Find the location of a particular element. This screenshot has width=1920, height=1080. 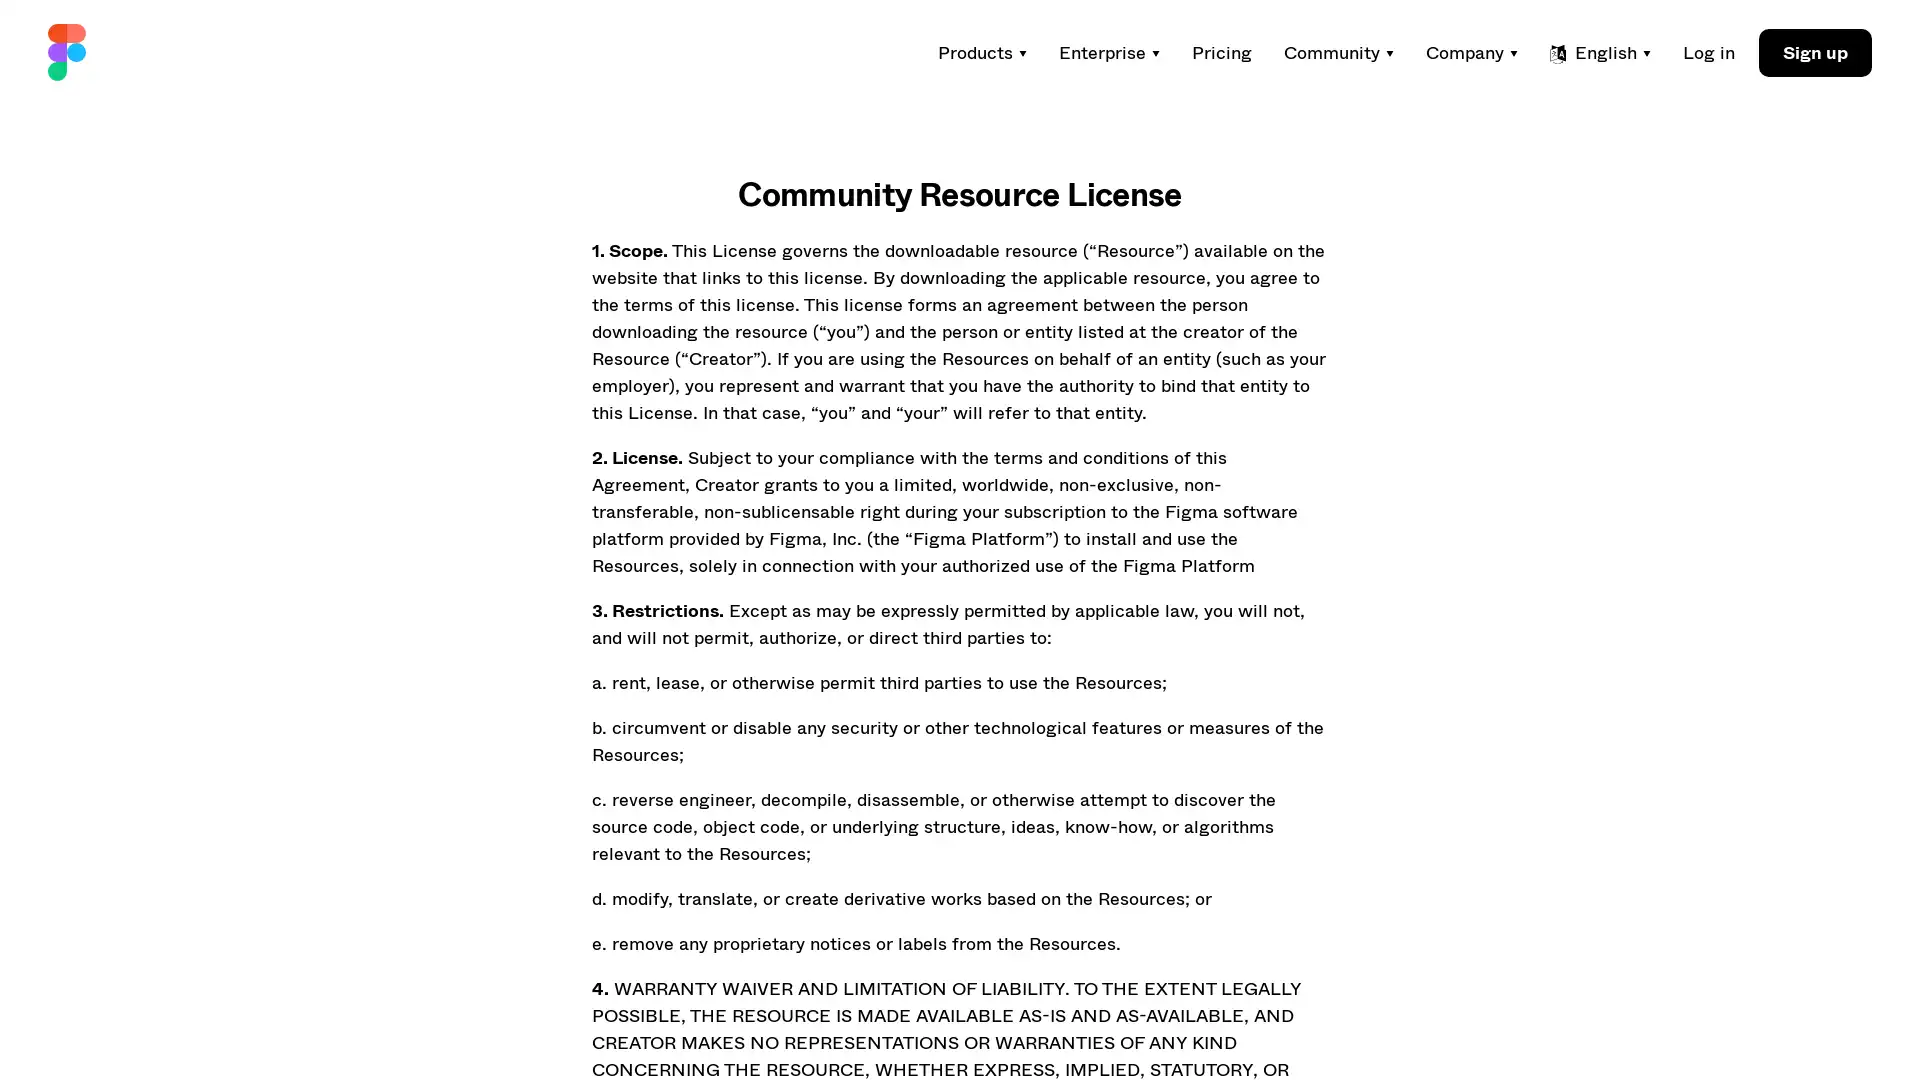

Log in is located at coordinates (1707, 50).